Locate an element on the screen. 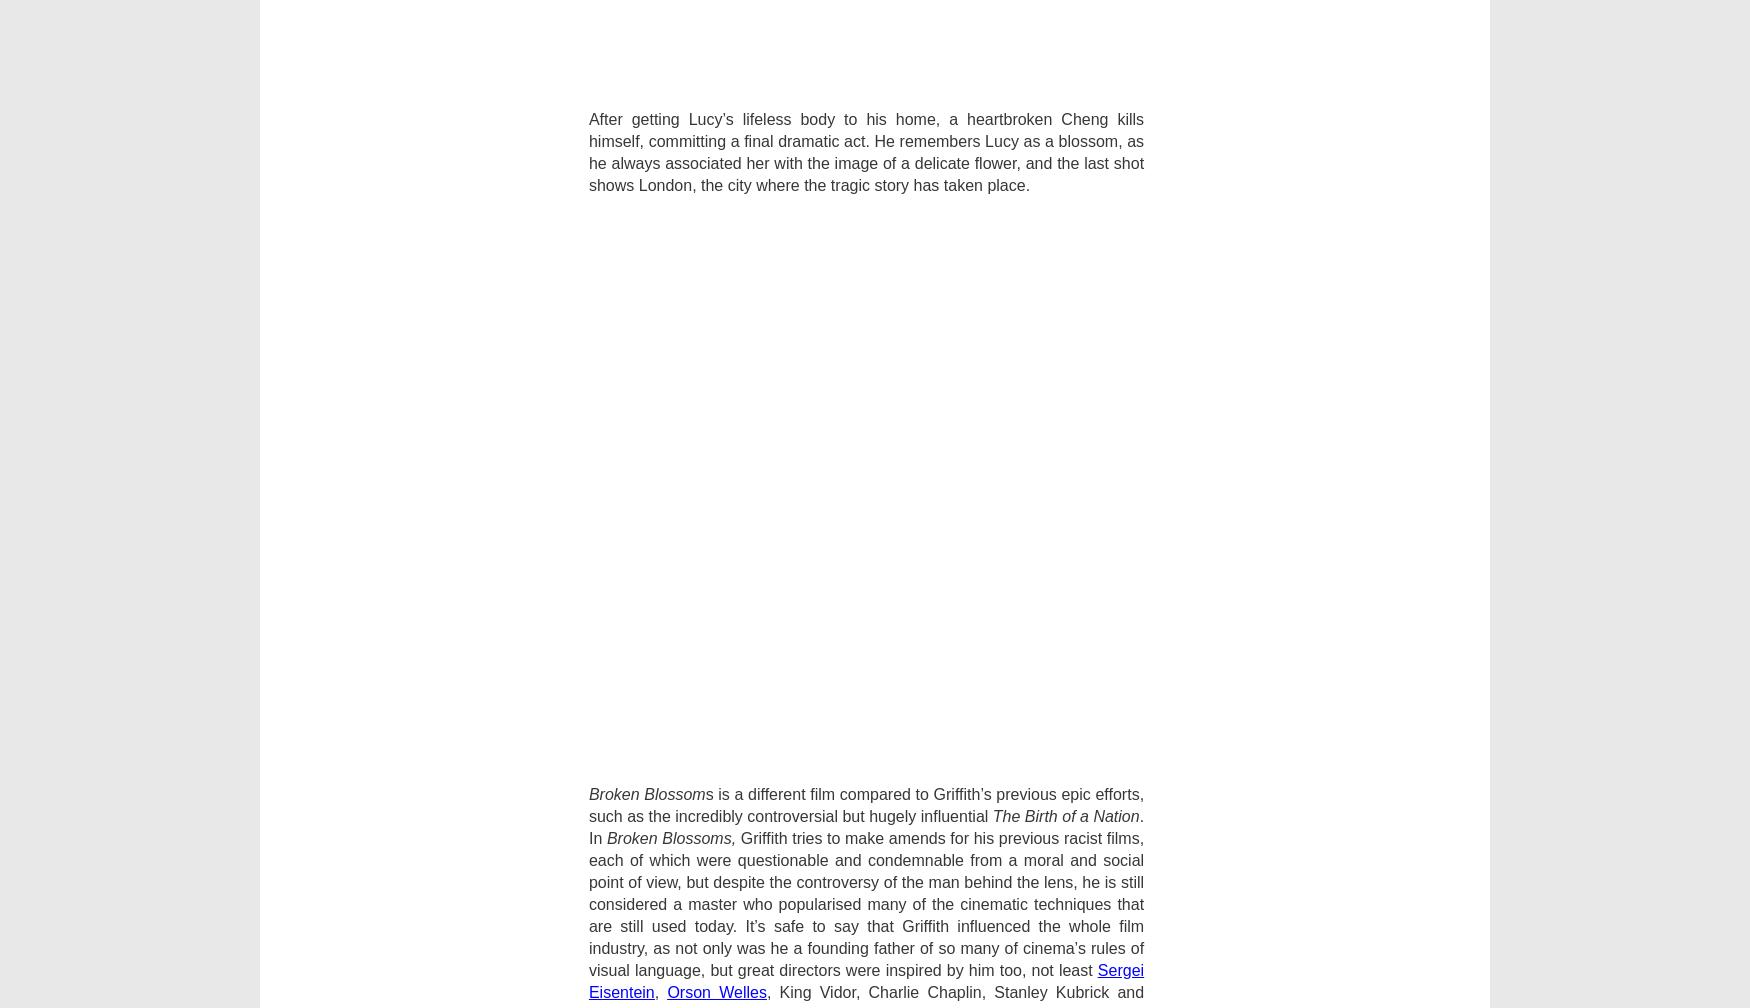 Image resolution: width=1750 pixels, height=1008 pixels. 'RedBubble' is located at coordinates (1236, 664).